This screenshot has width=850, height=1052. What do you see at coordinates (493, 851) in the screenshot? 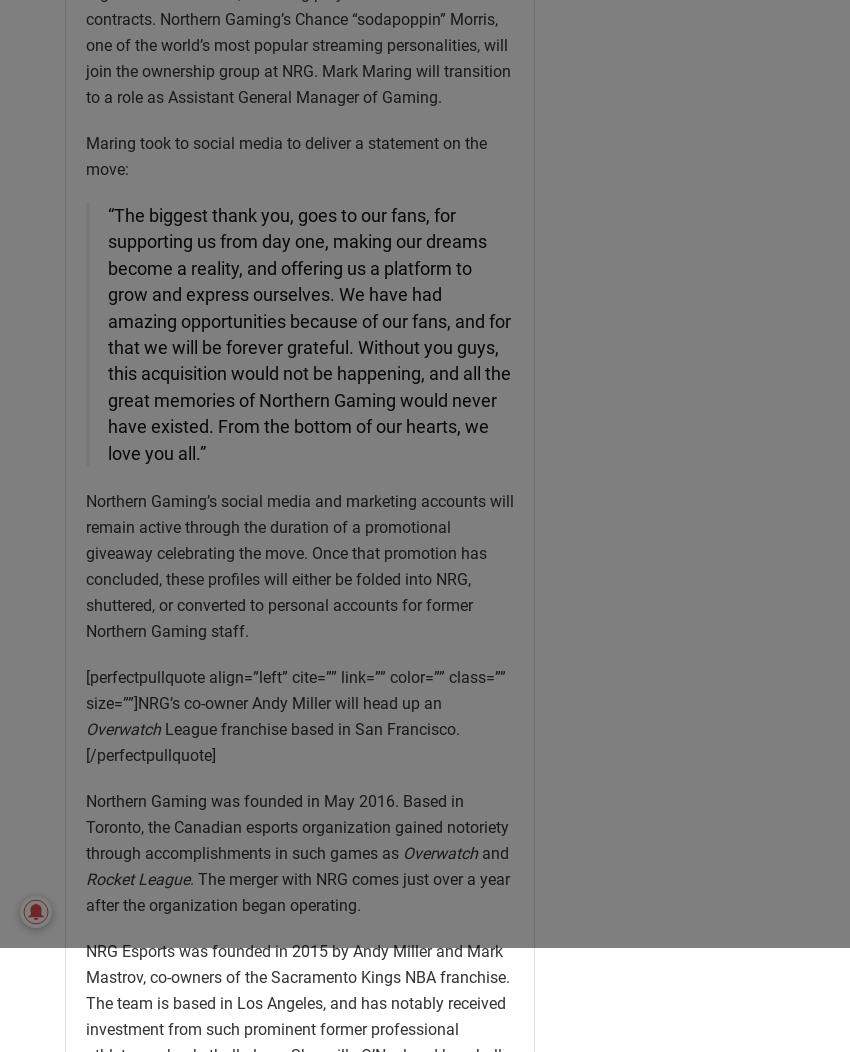
I see `'and'` at bounding box center [493, 851].